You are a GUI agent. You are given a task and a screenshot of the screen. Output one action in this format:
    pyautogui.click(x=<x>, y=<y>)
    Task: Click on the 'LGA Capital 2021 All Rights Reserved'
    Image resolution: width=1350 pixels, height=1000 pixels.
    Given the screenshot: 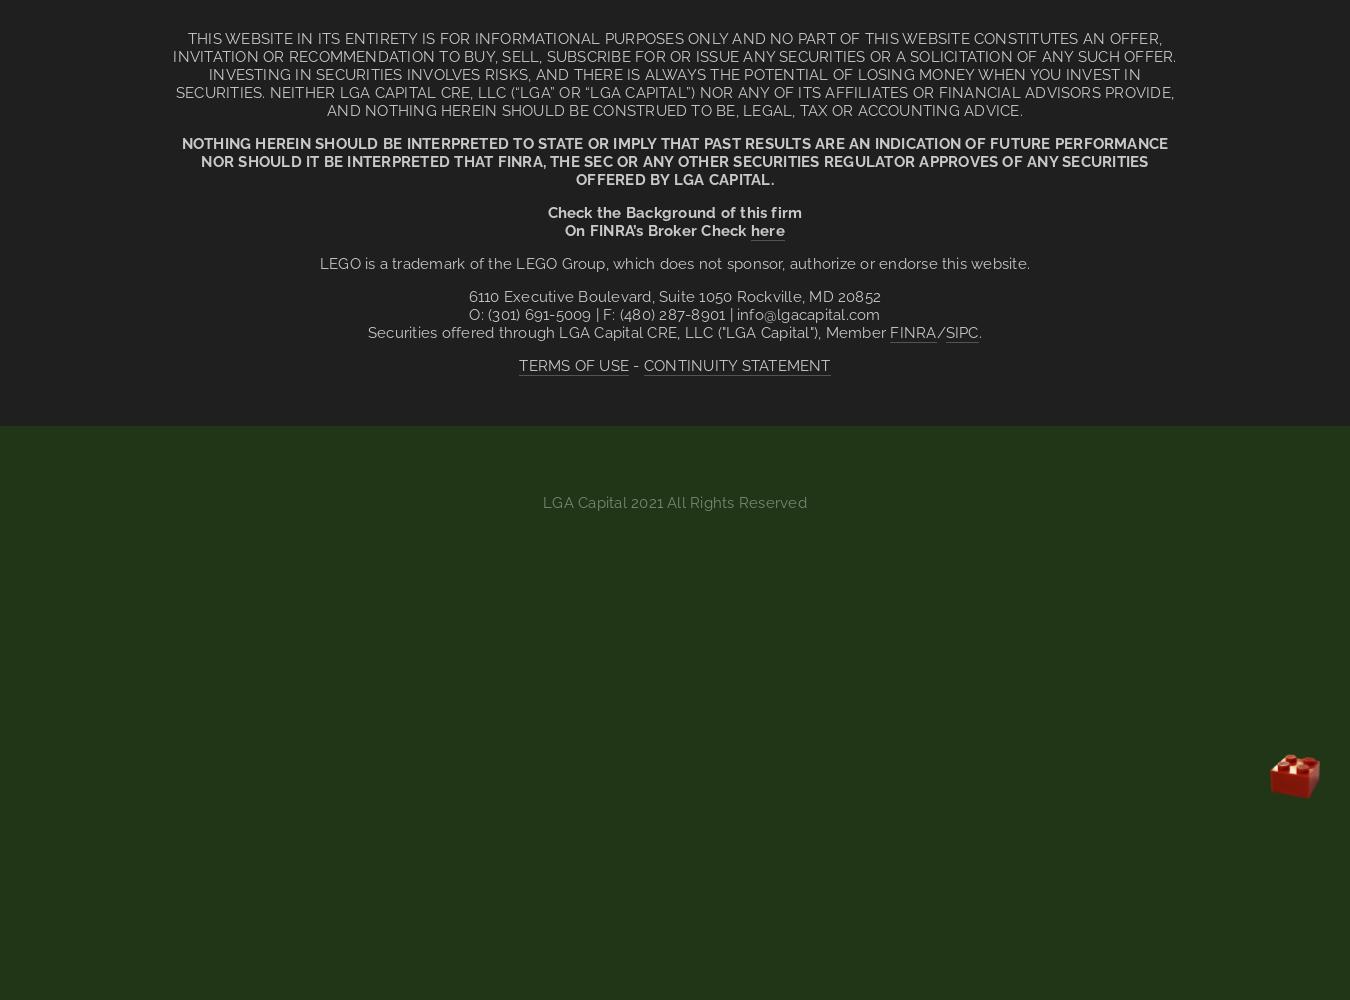 What is the action you would take?
    pyautogui.click(x=674, y=503)
    